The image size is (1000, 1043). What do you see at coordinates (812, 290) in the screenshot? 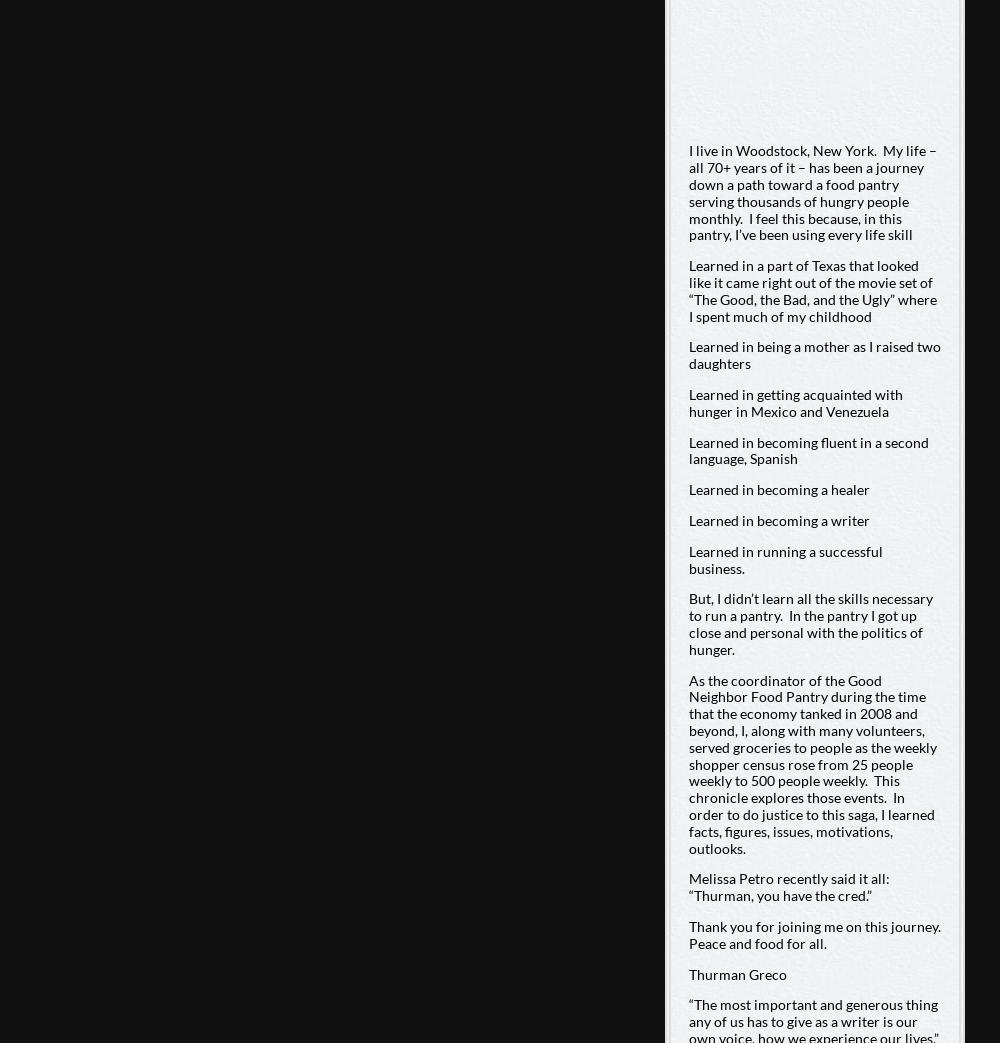
I see `'Learned in a part of Texas that looked like it came right out of the movie set of “The Good, the Bad, and the Ugly” where I spent much of my childhood'` at bounding box center [812, 290].